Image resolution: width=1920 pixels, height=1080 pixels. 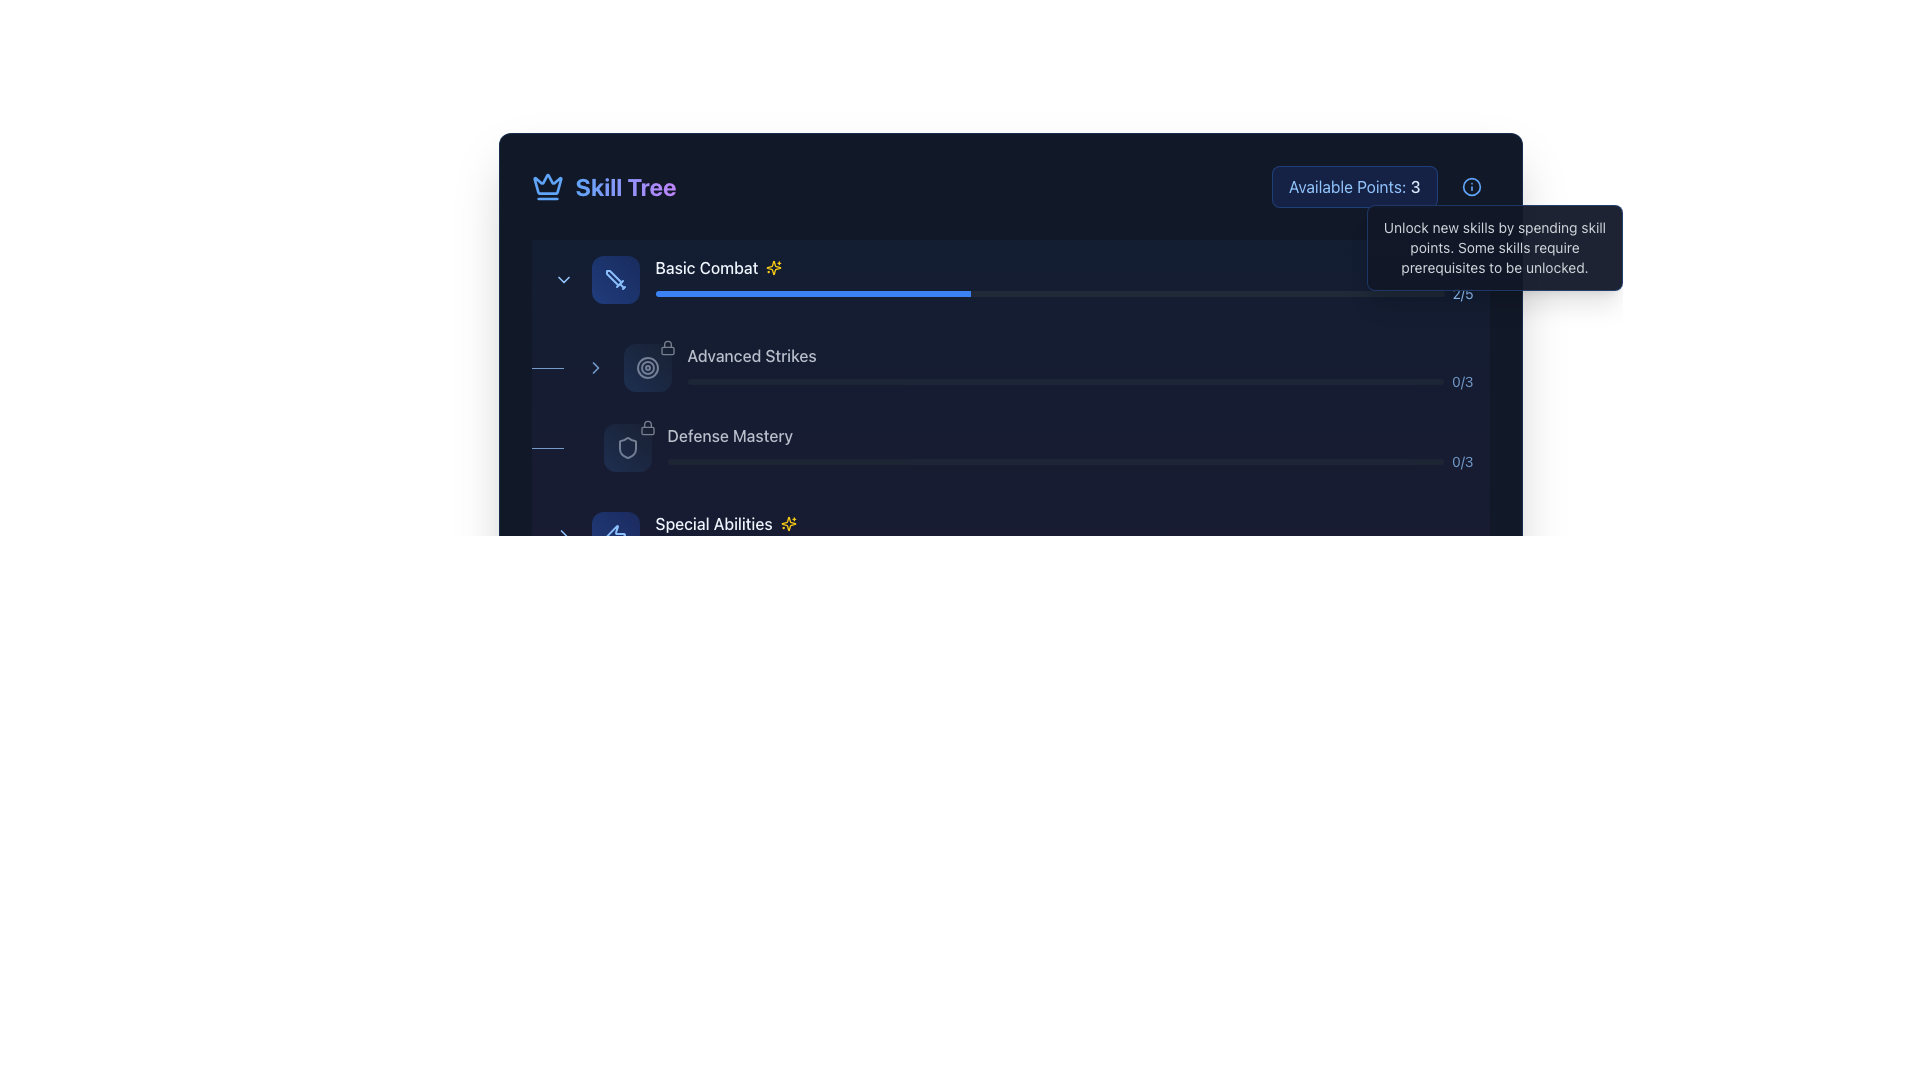 What do you see at coordinates (562, 280) in the screenshot?
I see `the downward-pointing chevron icon button, which is styled with a thin, outlined design in light blue, located on the left side of the 'Basic Combat' section` at bounding box center [562, 280].